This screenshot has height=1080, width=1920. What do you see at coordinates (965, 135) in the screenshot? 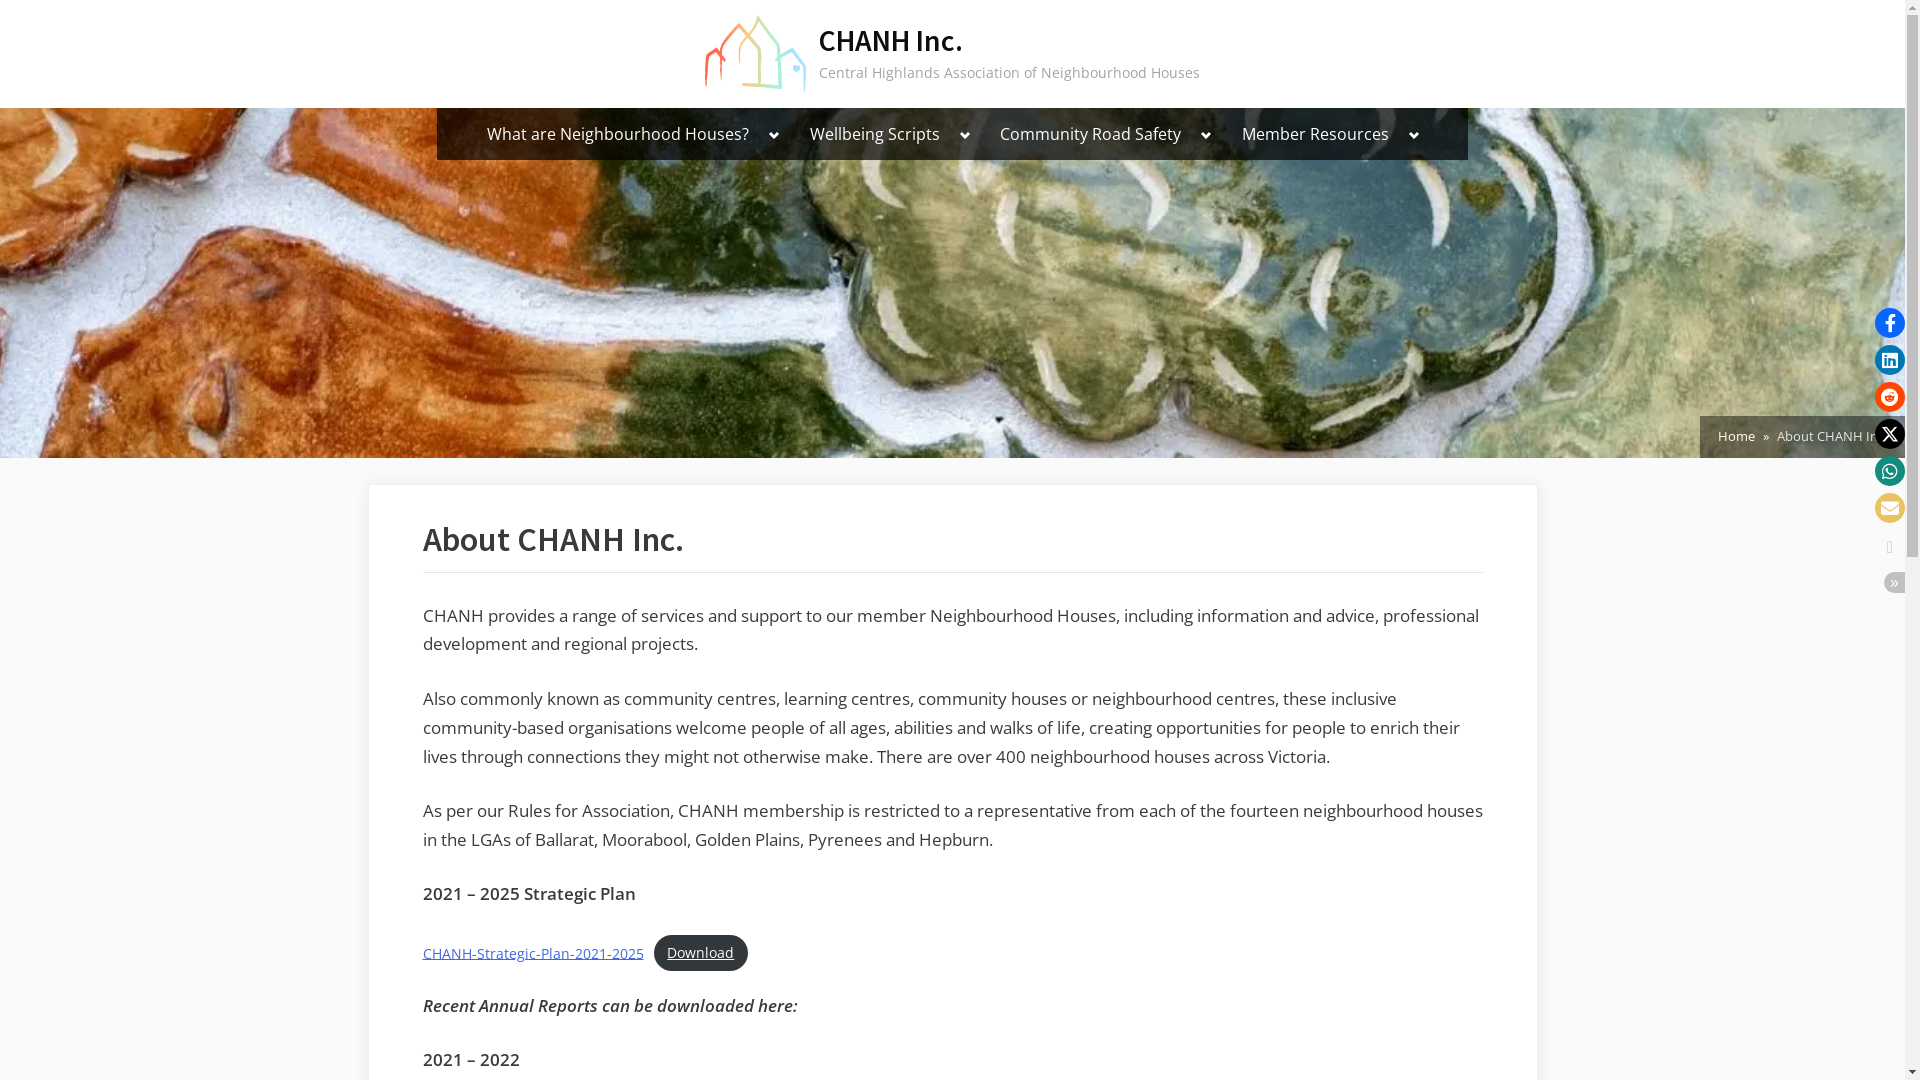
I see `'Toggle sub-menu'` at bounding box center [965, 135].